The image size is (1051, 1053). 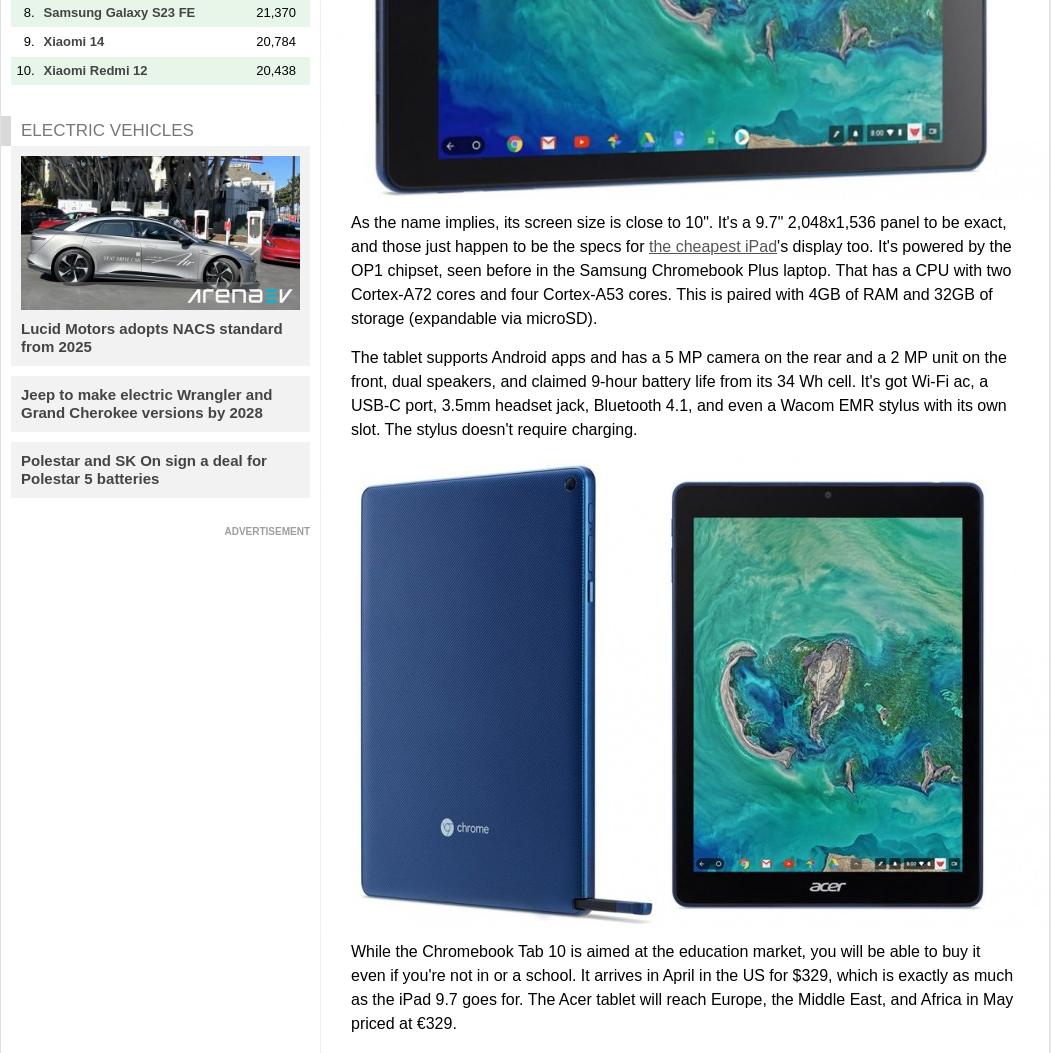 I want to click on ''s display too. It's powered by the OP1 chipset, seen before in the Samsung Chromebook Plus laptop. That has a CPU with two Cortex-A72 cores and four Cortex-A53 cores. This is paired with 4GB of RAM and 32GB of storage (expandable via microSD).', so click(x=681, y=281).